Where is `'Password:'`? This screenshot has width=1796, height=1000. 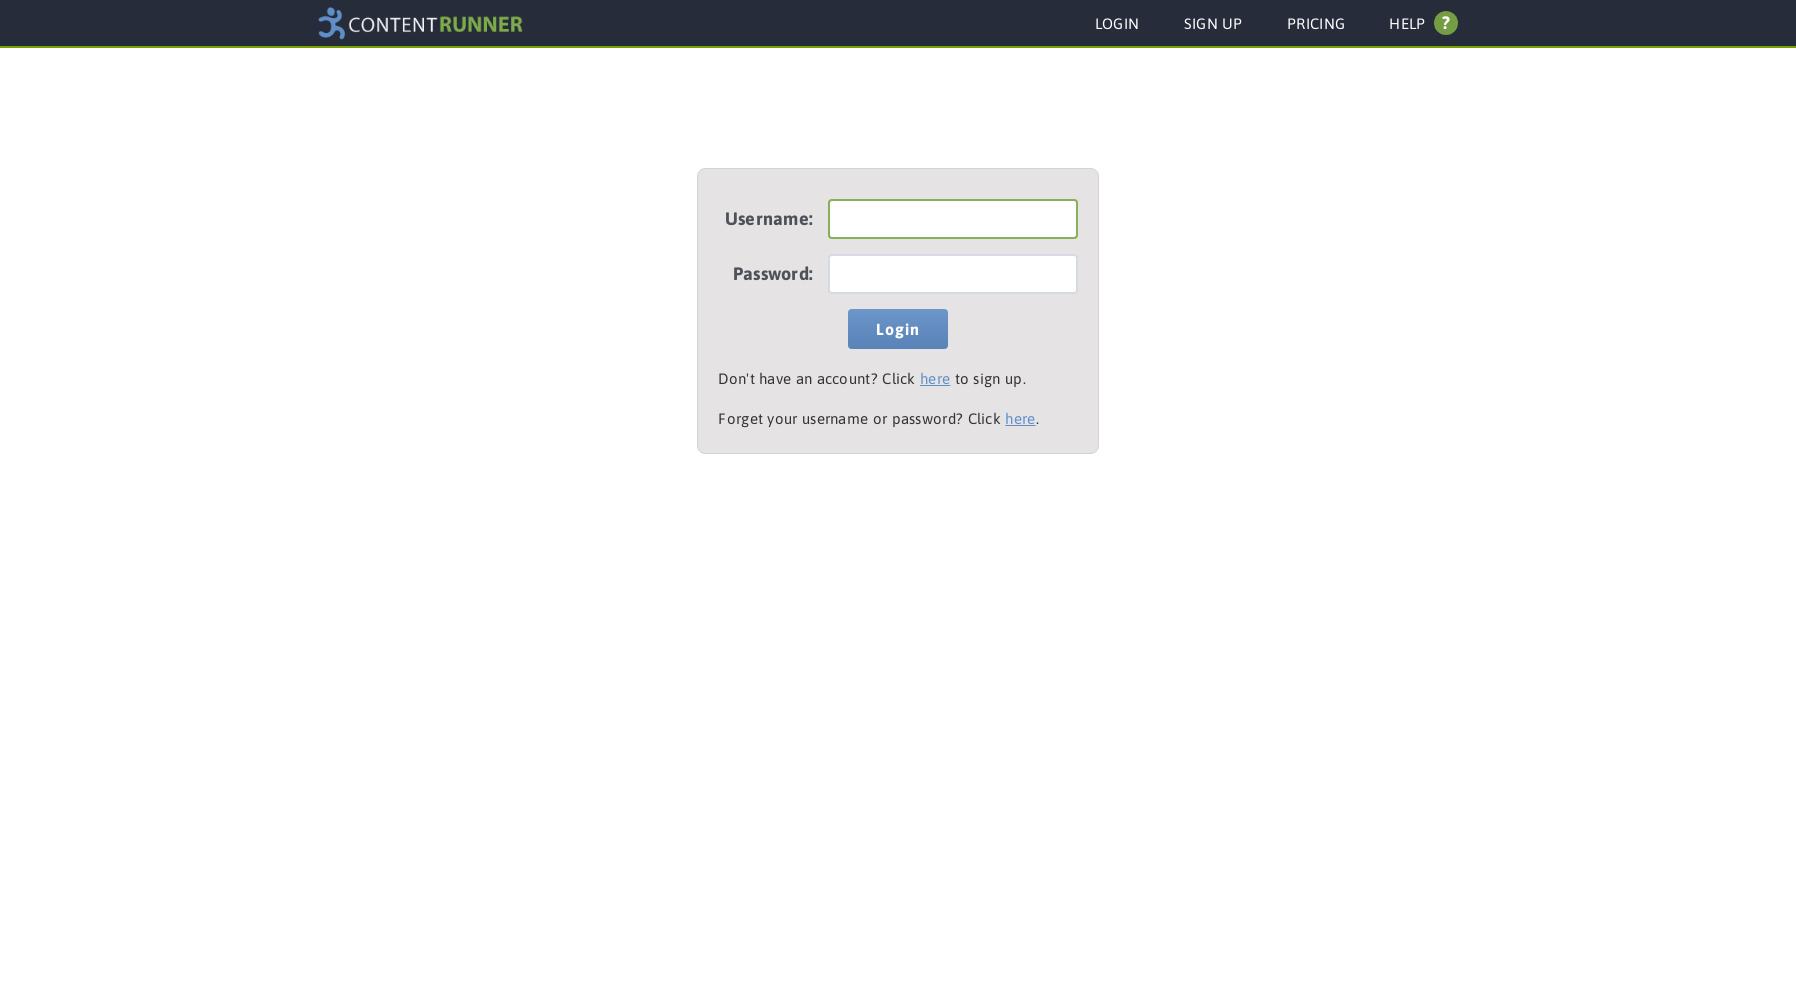 'Password:' is located at coordinates (772, 273).